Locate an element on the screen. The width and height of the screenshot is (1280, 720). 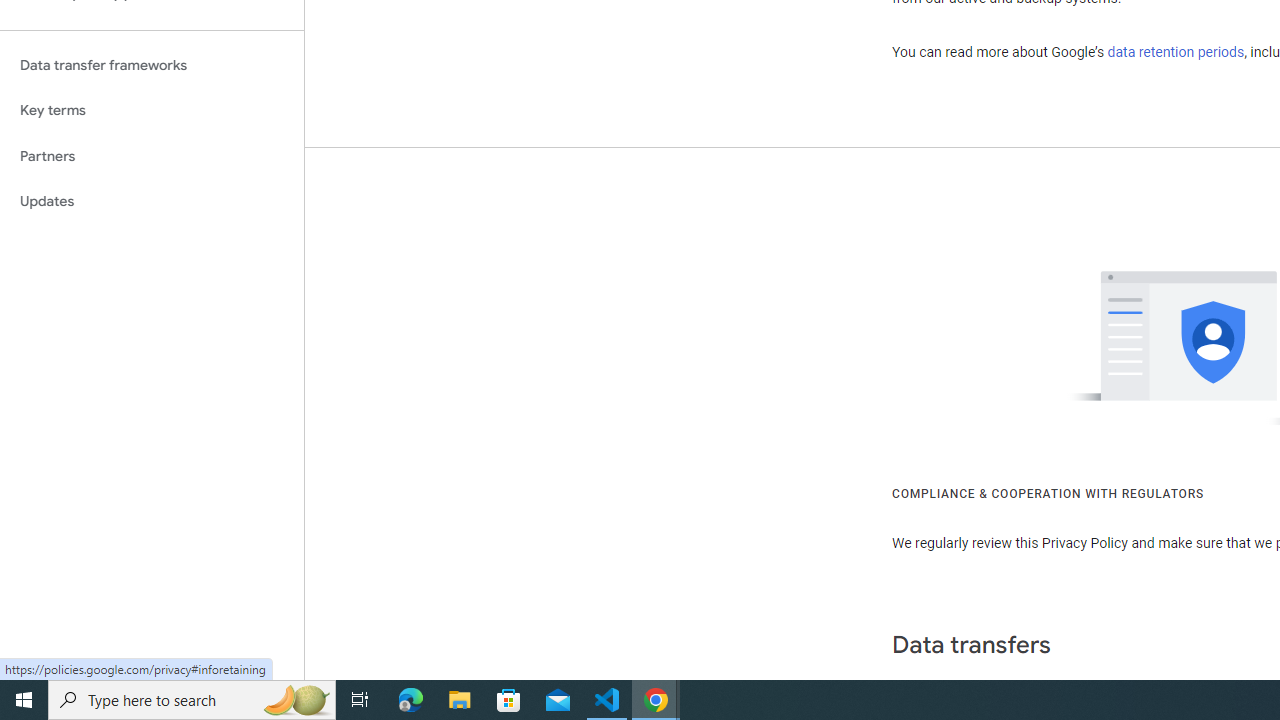
'Data transfer frameworks' is located at coordinates (151, 64).